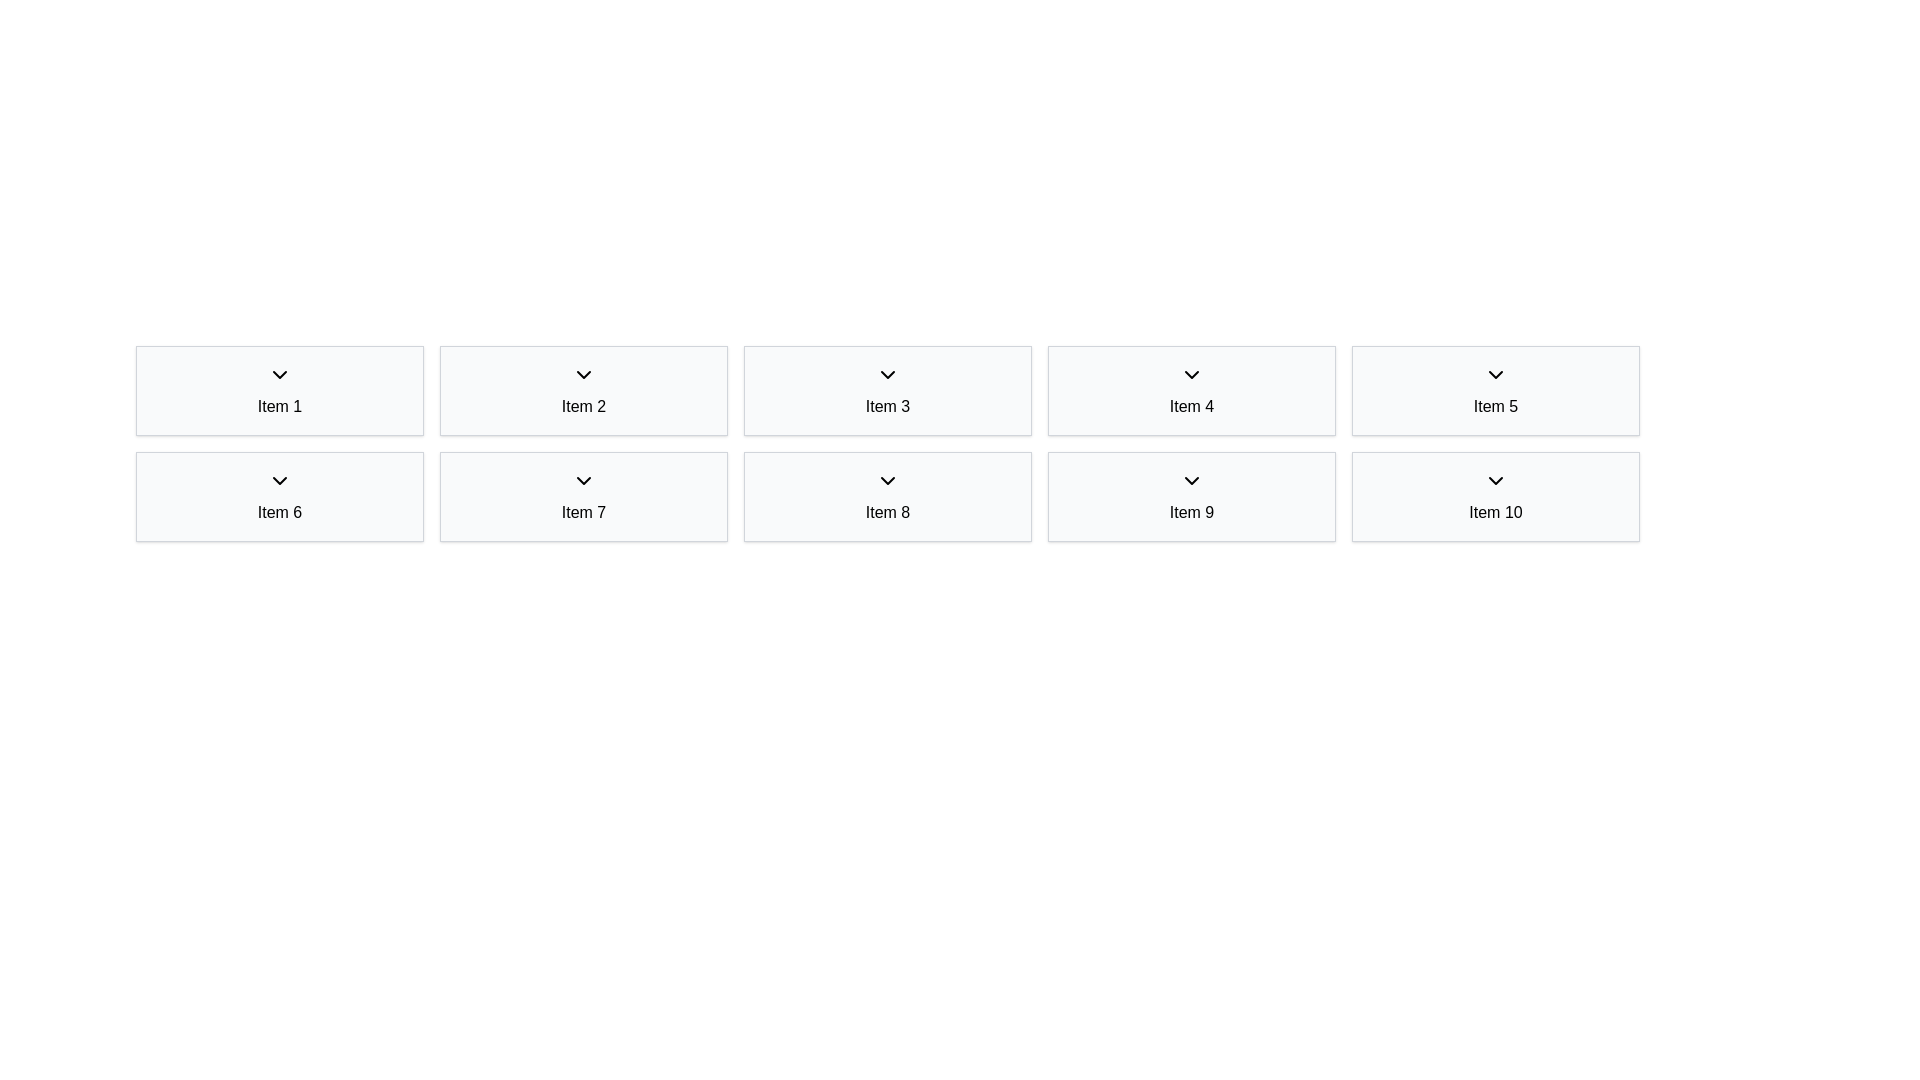 Image resolution: width=1920 pixels, height=1080 pixels. I want to click on the chevron-down icon located in the top-right portion of the grid above the text 'Item 5', so click(1496, 374).